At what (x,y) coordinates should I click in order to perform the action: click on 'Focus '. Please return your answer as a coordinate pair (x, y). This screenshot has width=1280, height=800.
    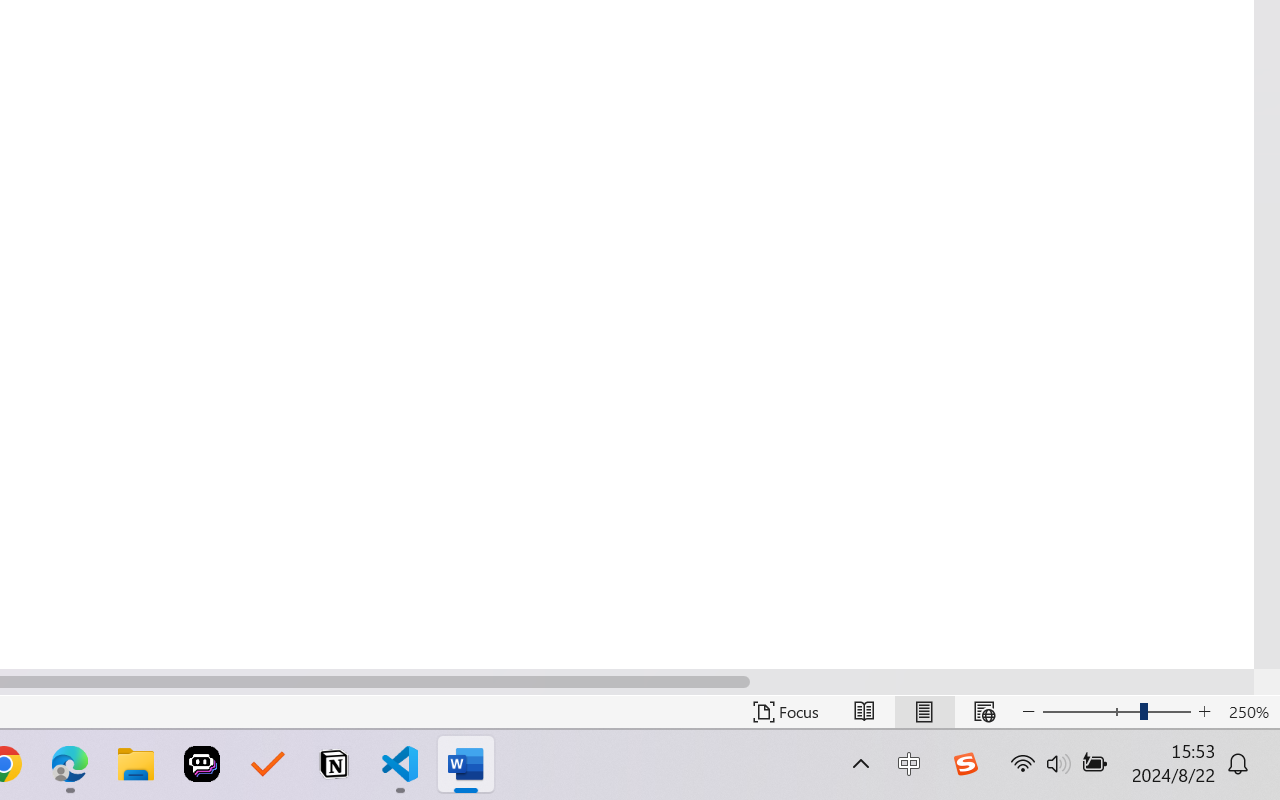
    Looking at the image, I should click on (785, 711).